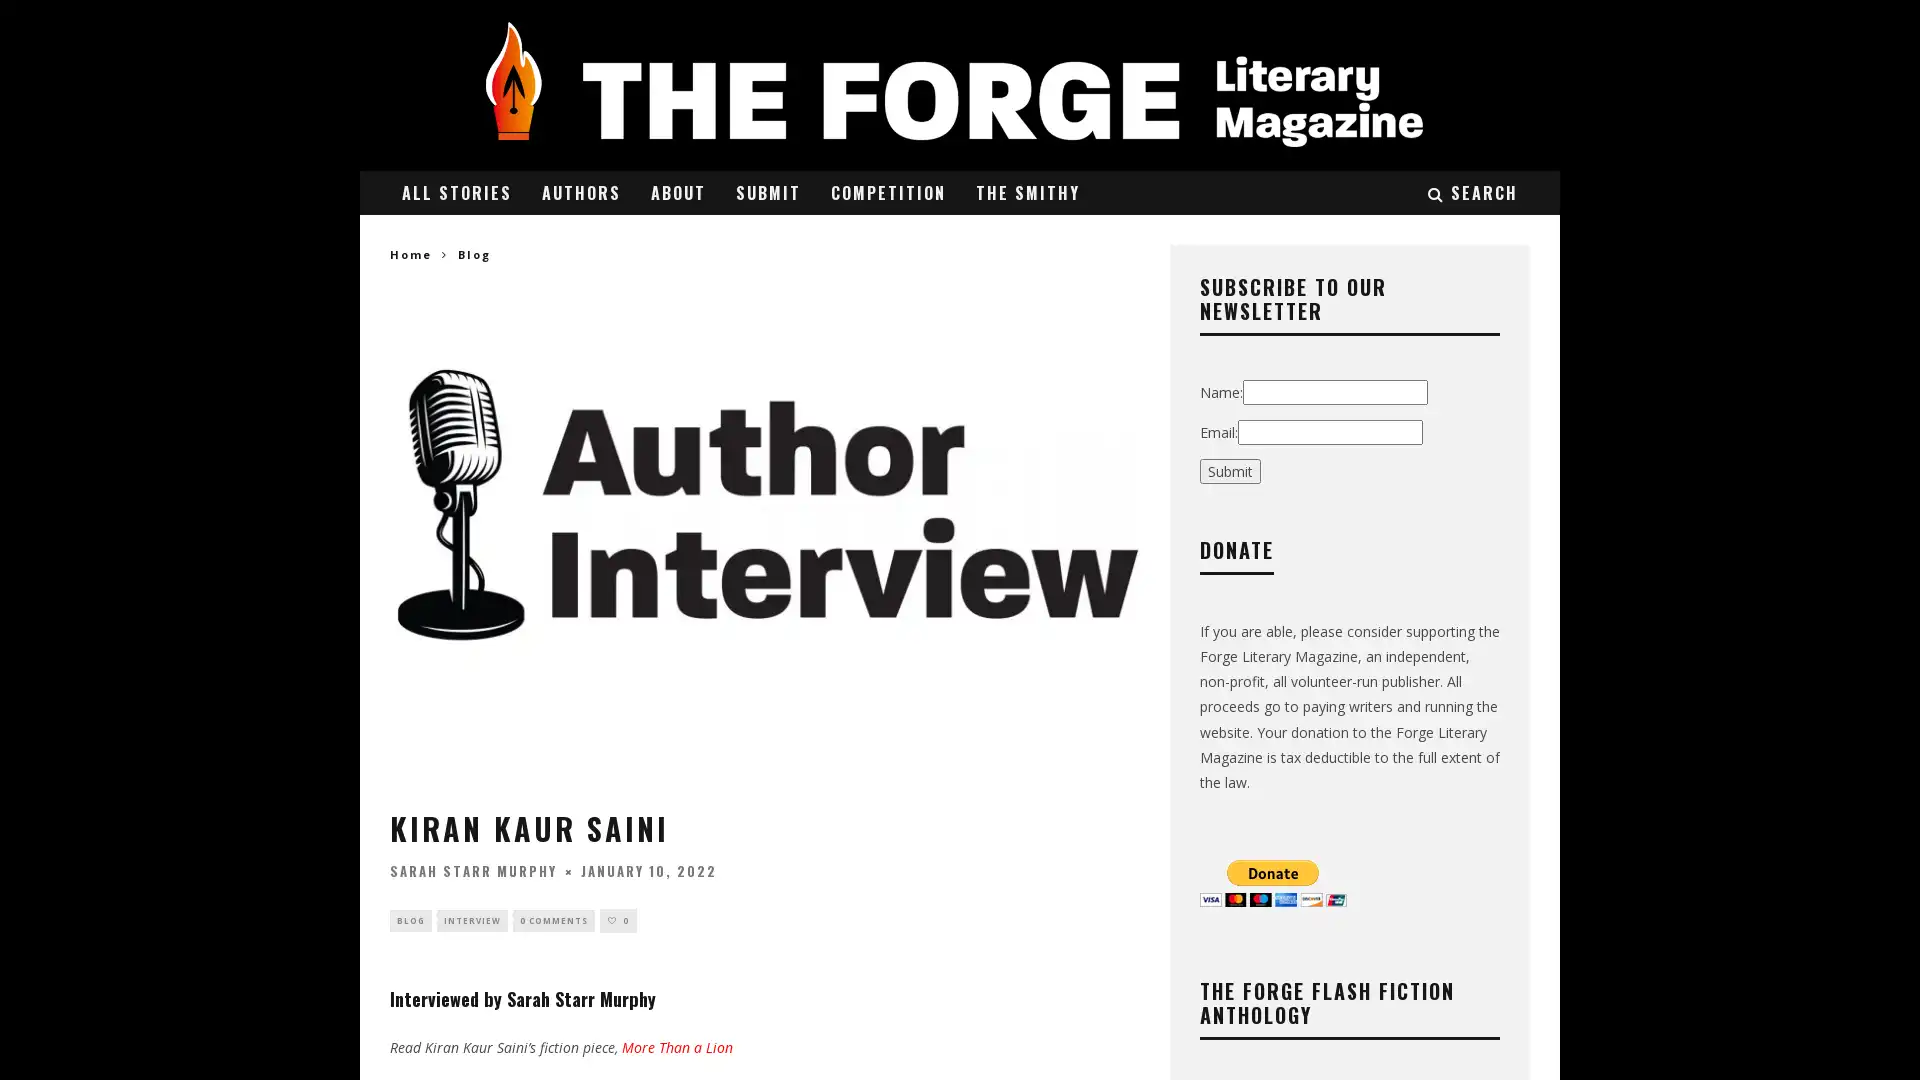 The width and height of the screenshot is (1920, 1080). I want to click on PayPal - The safer, easier way to pay online!, so click(1272, 881).